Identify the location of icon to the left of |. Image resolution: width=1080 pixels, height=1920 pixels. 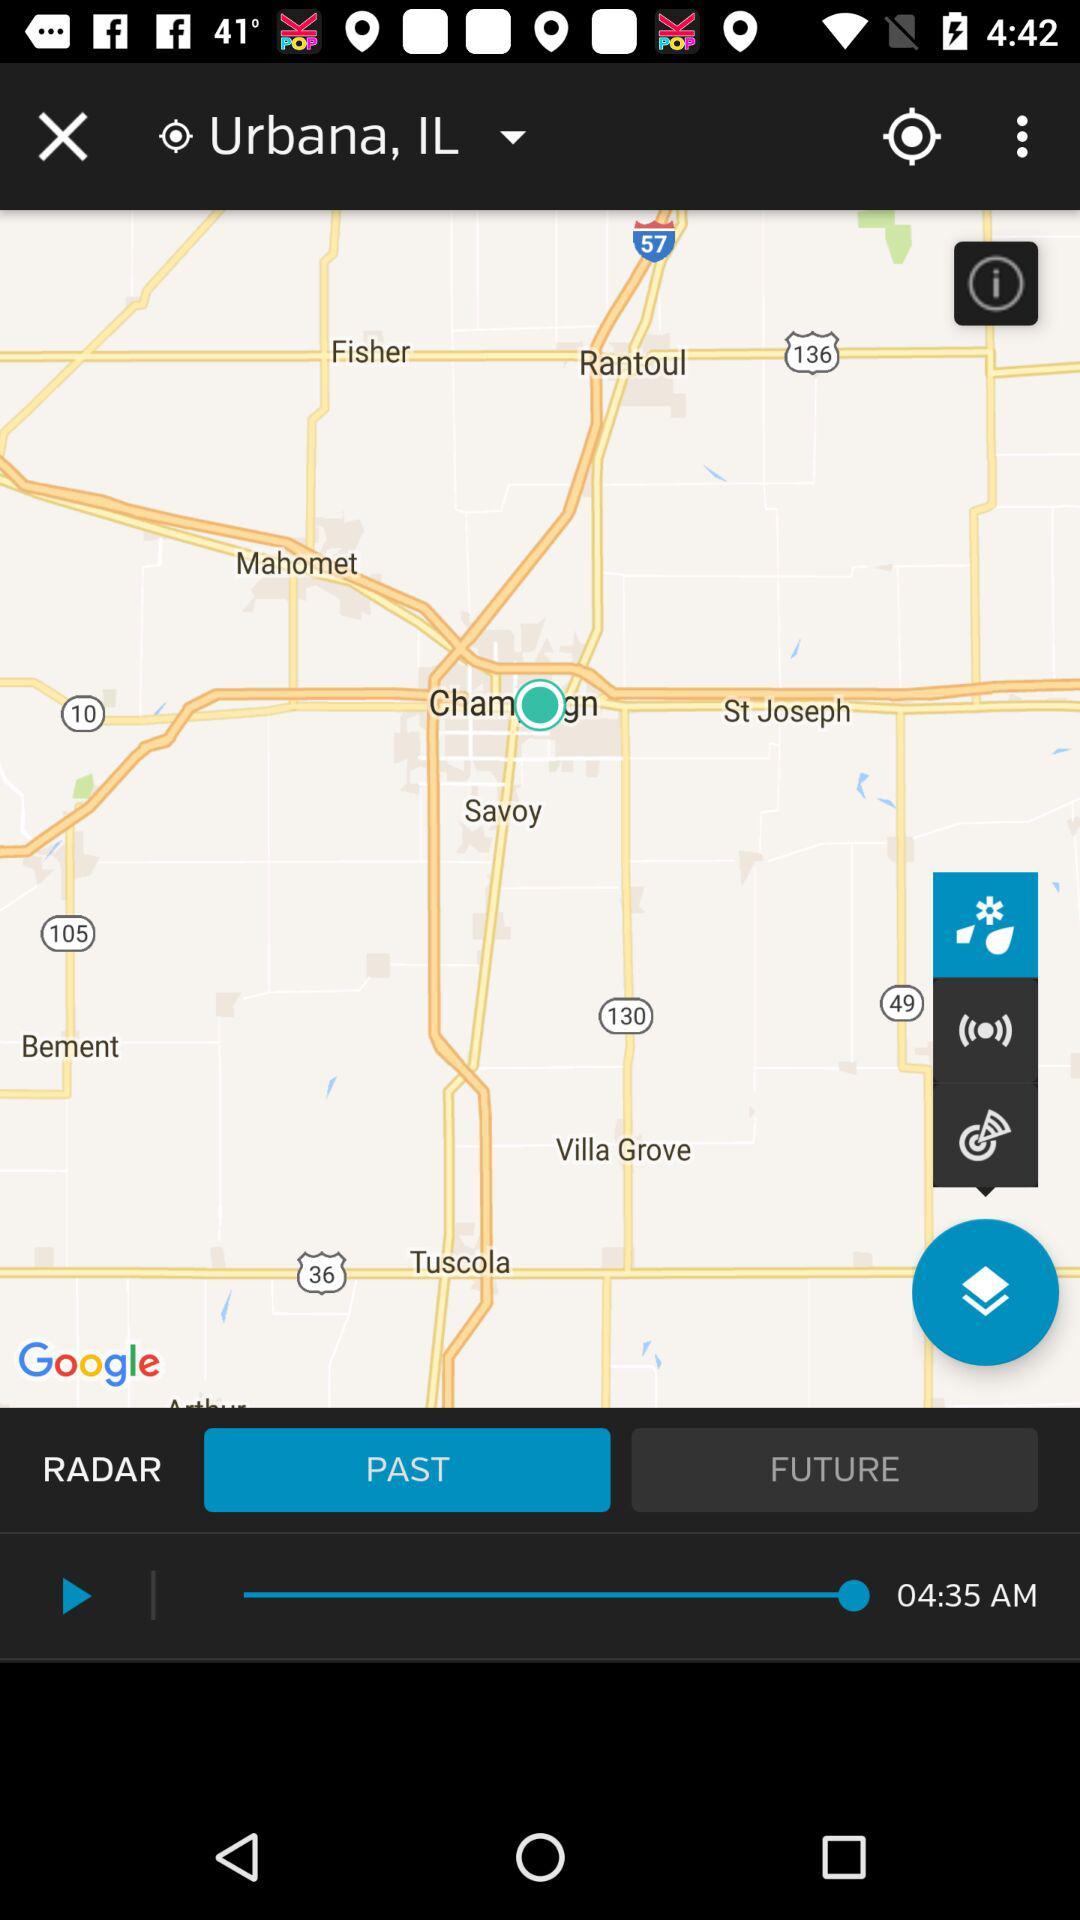
(72, 1595).